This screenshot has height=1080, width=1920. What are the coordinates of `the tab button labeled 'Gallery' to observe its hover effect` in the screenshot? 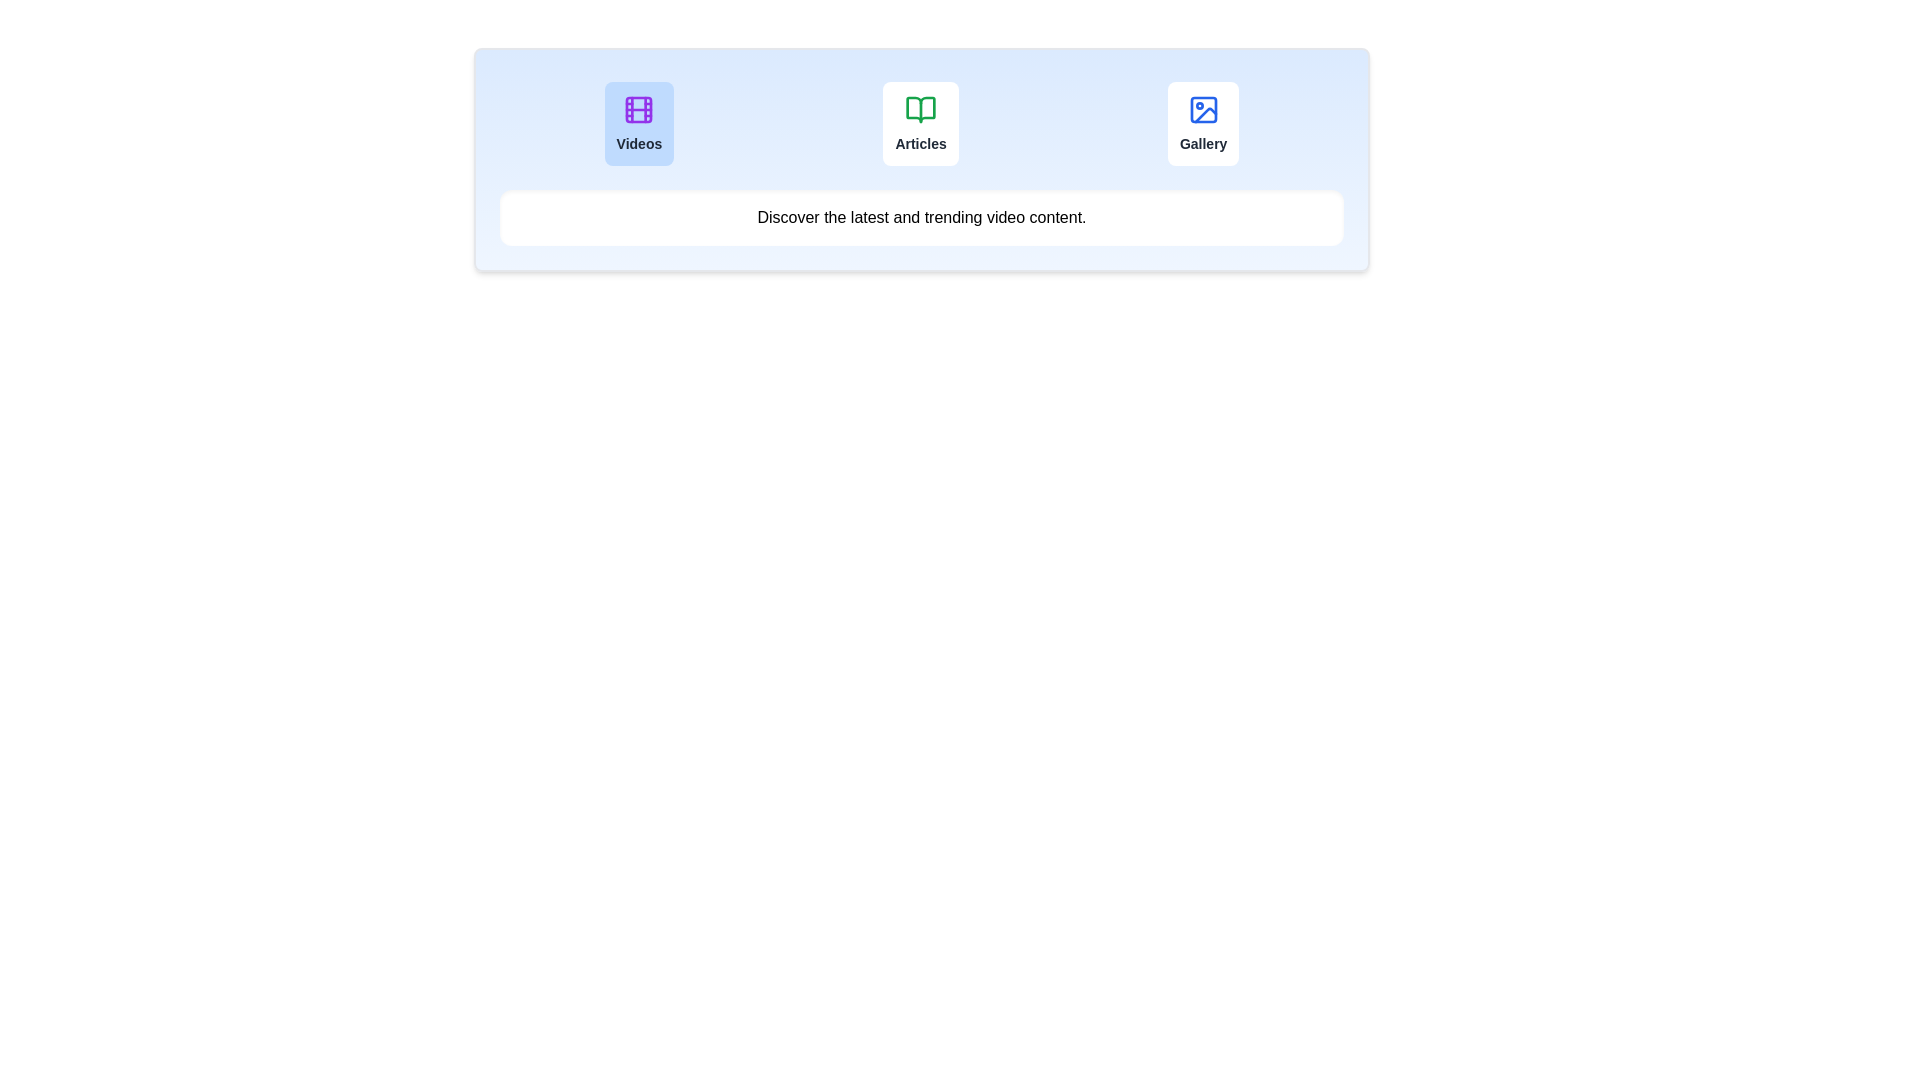 It's located at (1202, 123).